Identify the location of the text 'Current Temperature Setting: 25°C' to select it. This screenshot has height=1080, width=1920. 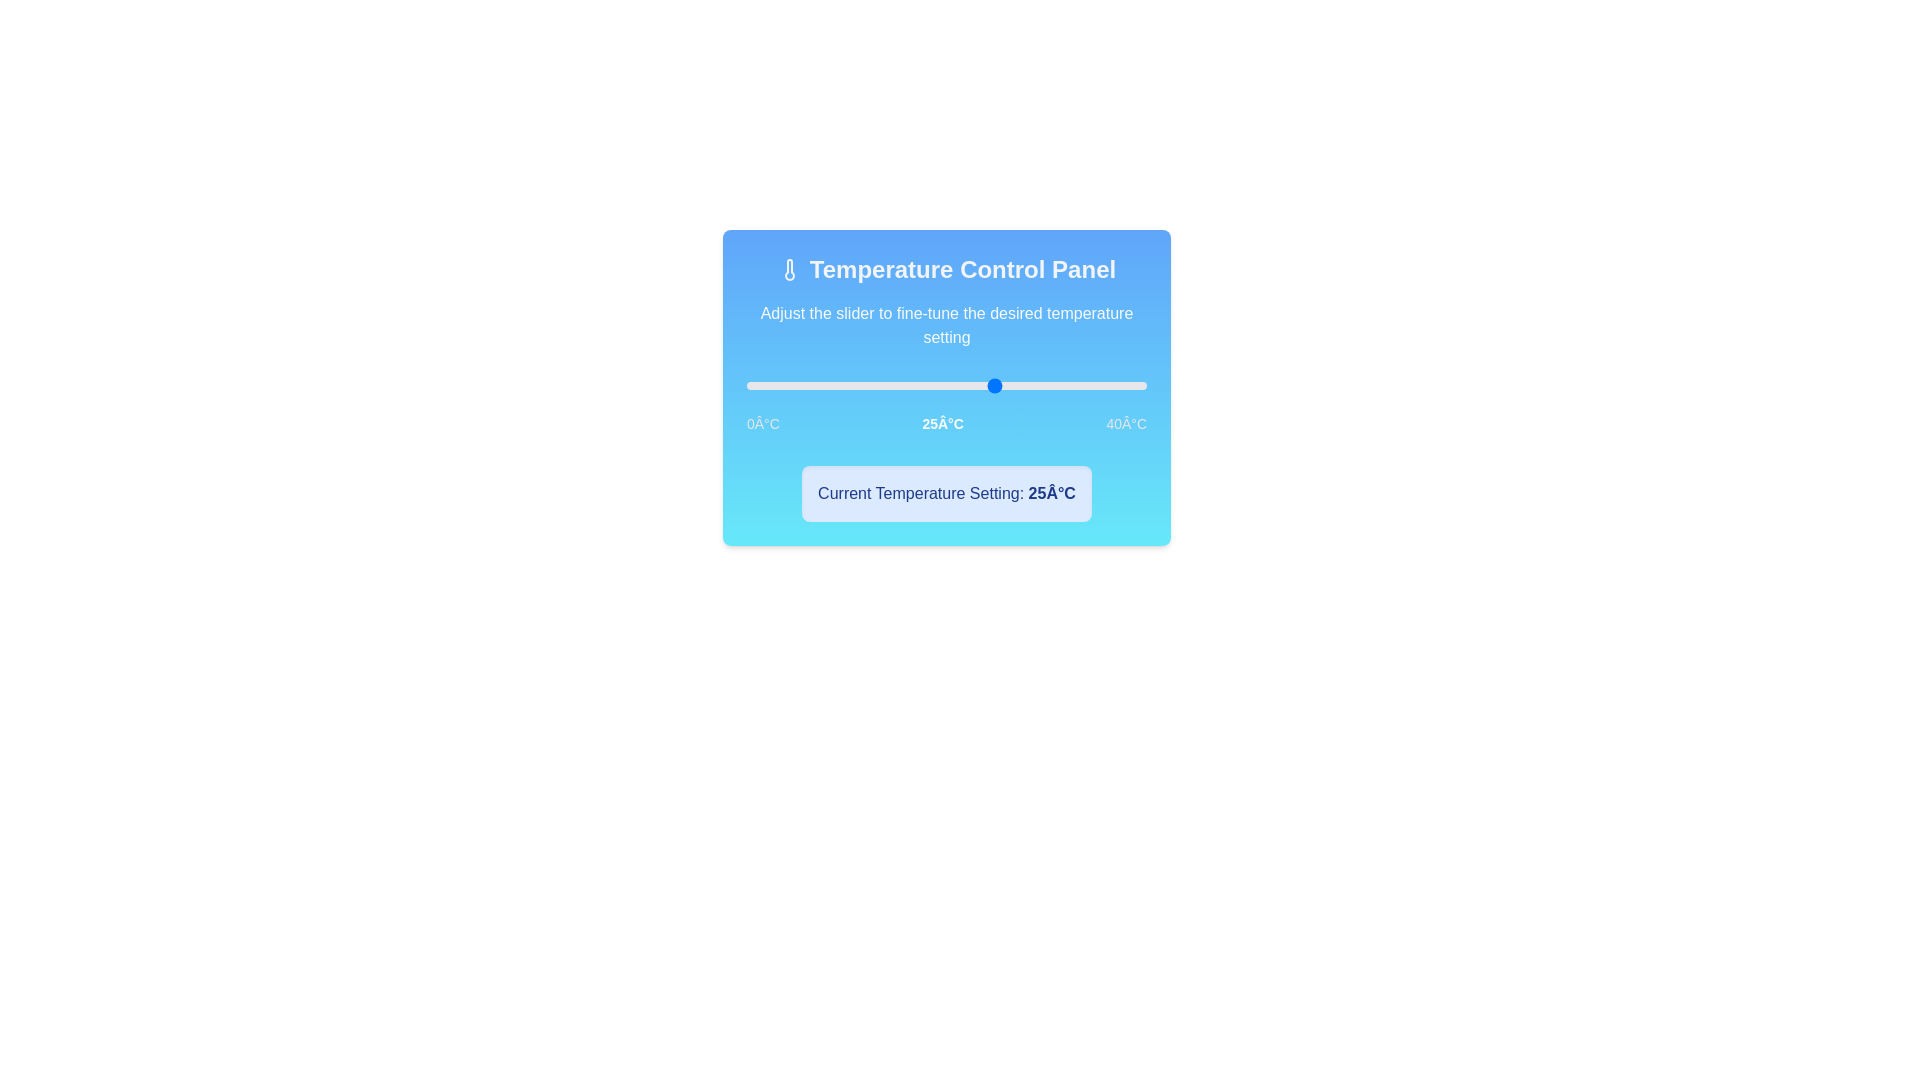
(945, 493).